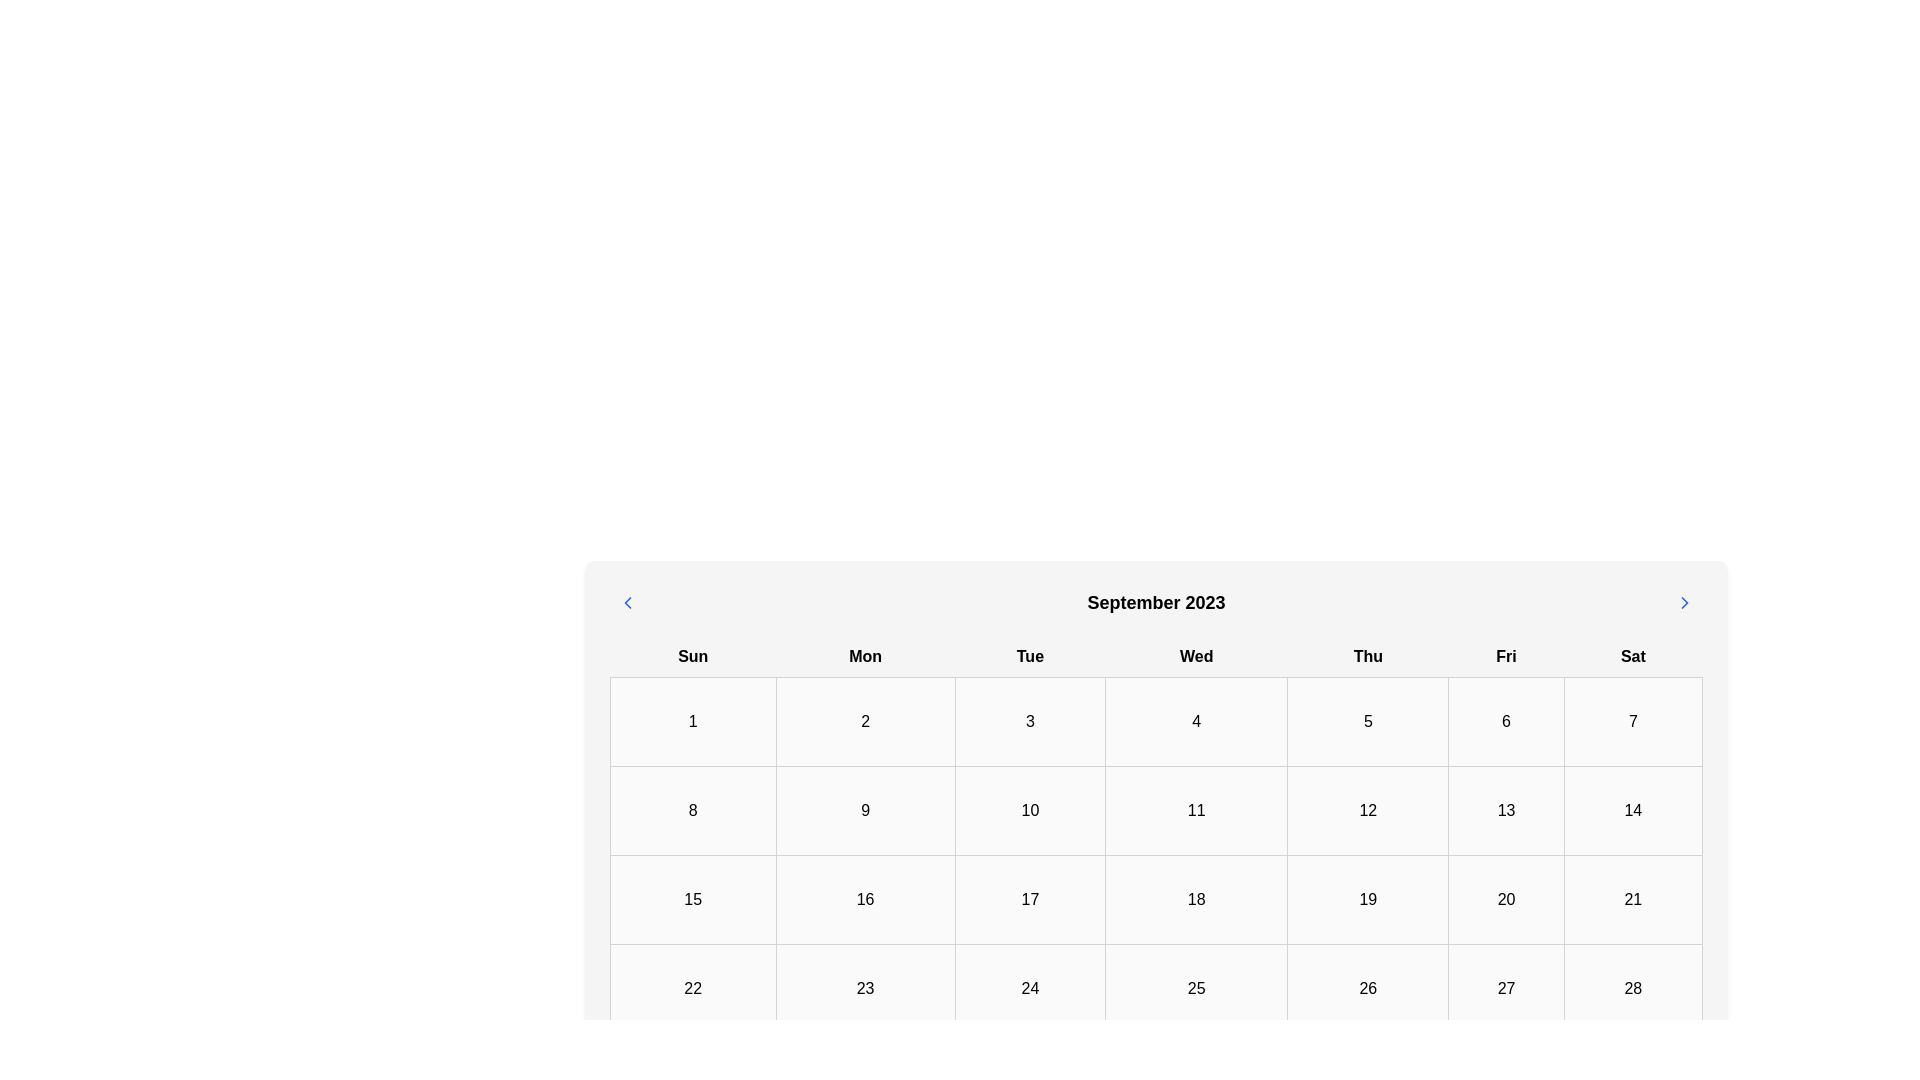 This screenshot has width=1920, height=1080. Describe the element at coordinates (1633, 987) in the screenshot. I see `the calendar date cell displaying the number '28' to change its background color to a bluish tint` at that location.